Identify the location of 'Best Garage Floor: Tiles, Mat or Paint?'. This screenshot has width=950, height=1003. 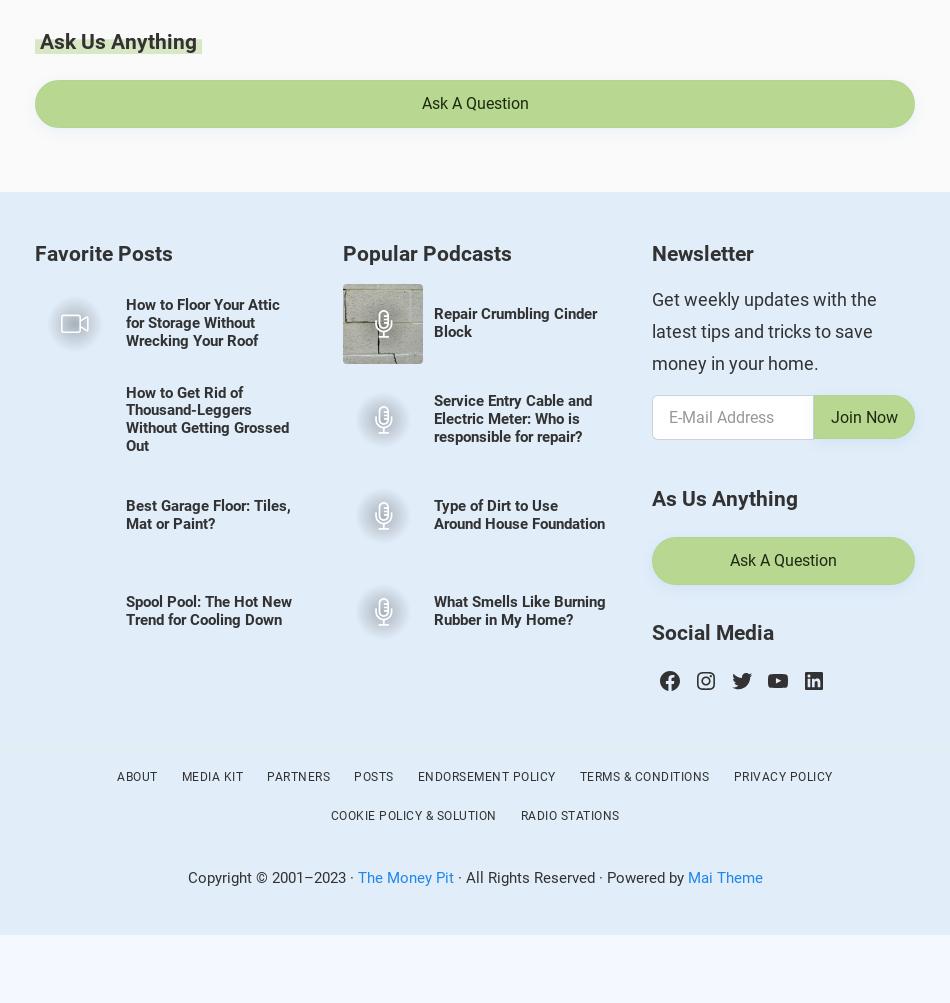
(207, 514).